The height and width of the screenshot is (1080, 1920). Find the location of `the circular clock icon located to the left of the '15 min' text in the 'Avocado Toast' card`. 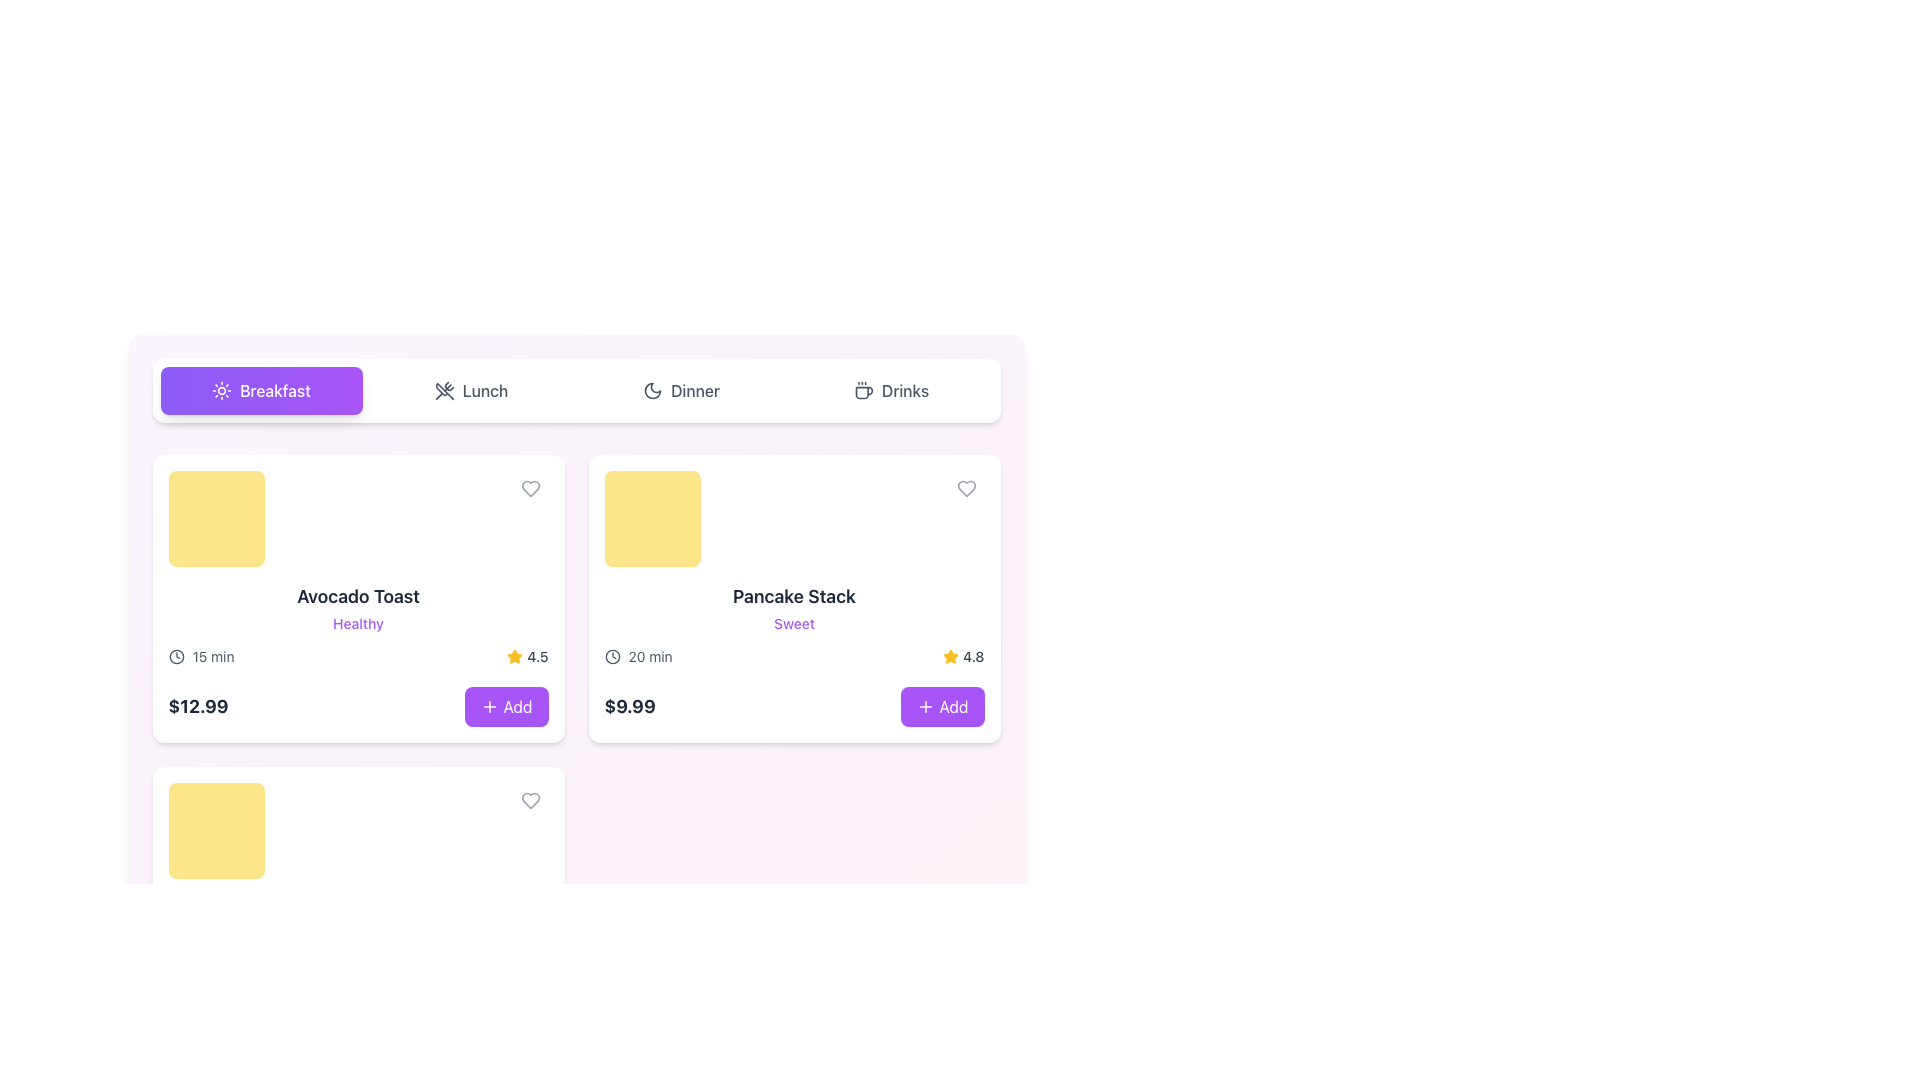

the circular clock icon located to the left of the '15 min' text in the 'Avocado Toast' card is located at coordinates (176, 656).